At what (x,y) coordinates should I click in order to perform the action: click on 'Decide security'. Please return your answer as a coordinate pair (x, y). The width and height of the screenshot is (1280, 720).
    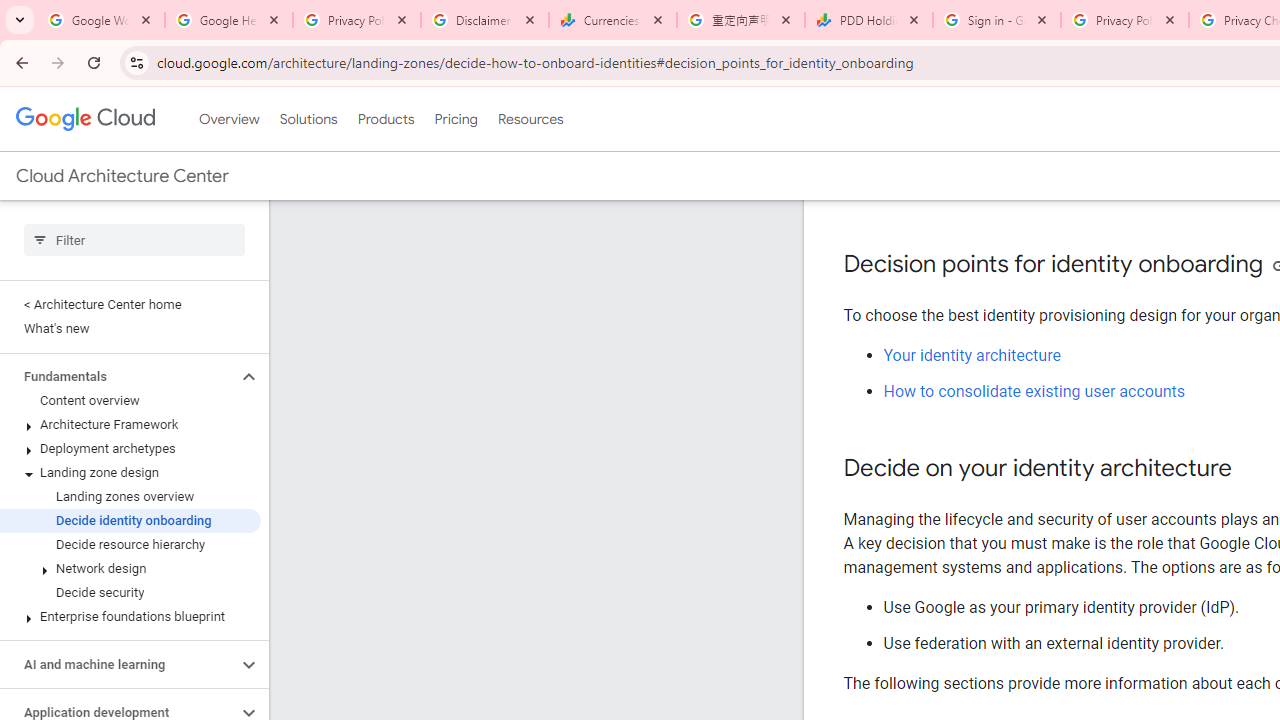
    Looking at the image, I should click on (129, 591).